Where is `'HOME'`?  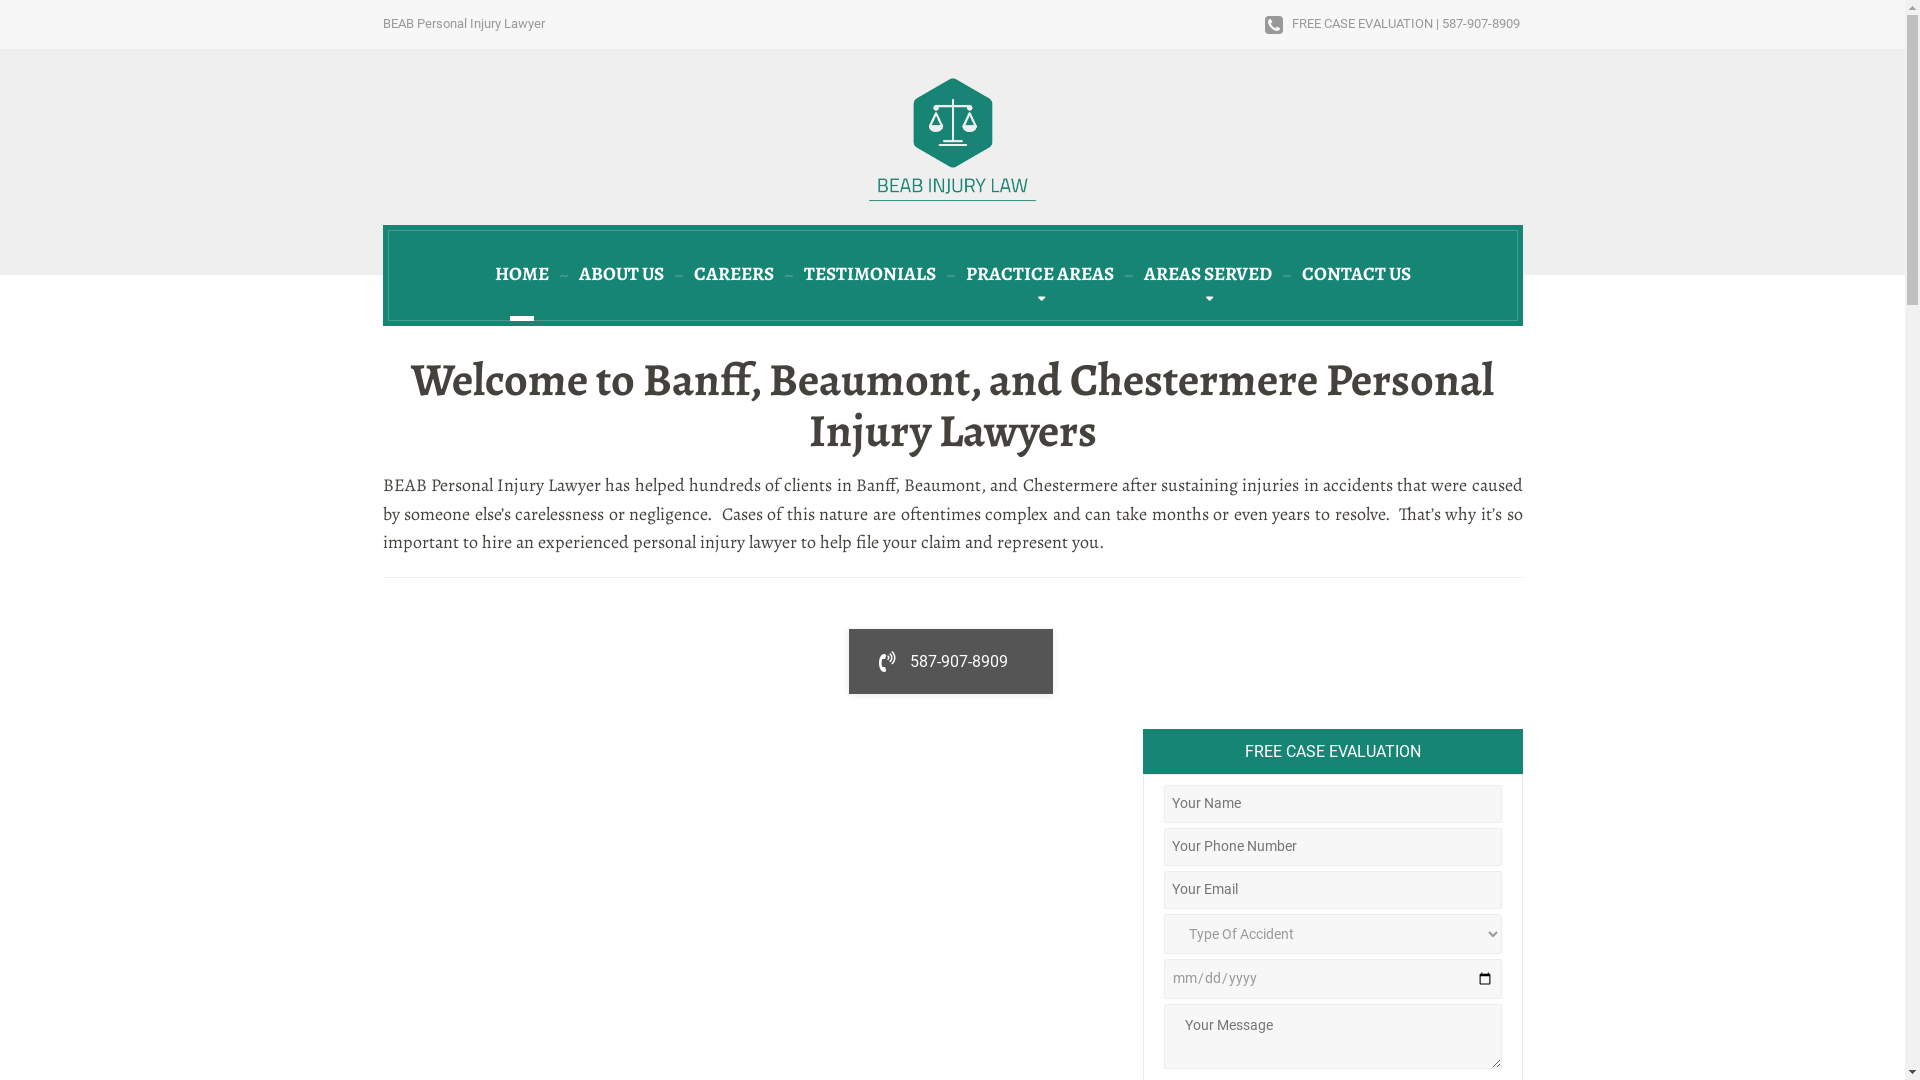
'HOME' is located at coordinates (522, 275).